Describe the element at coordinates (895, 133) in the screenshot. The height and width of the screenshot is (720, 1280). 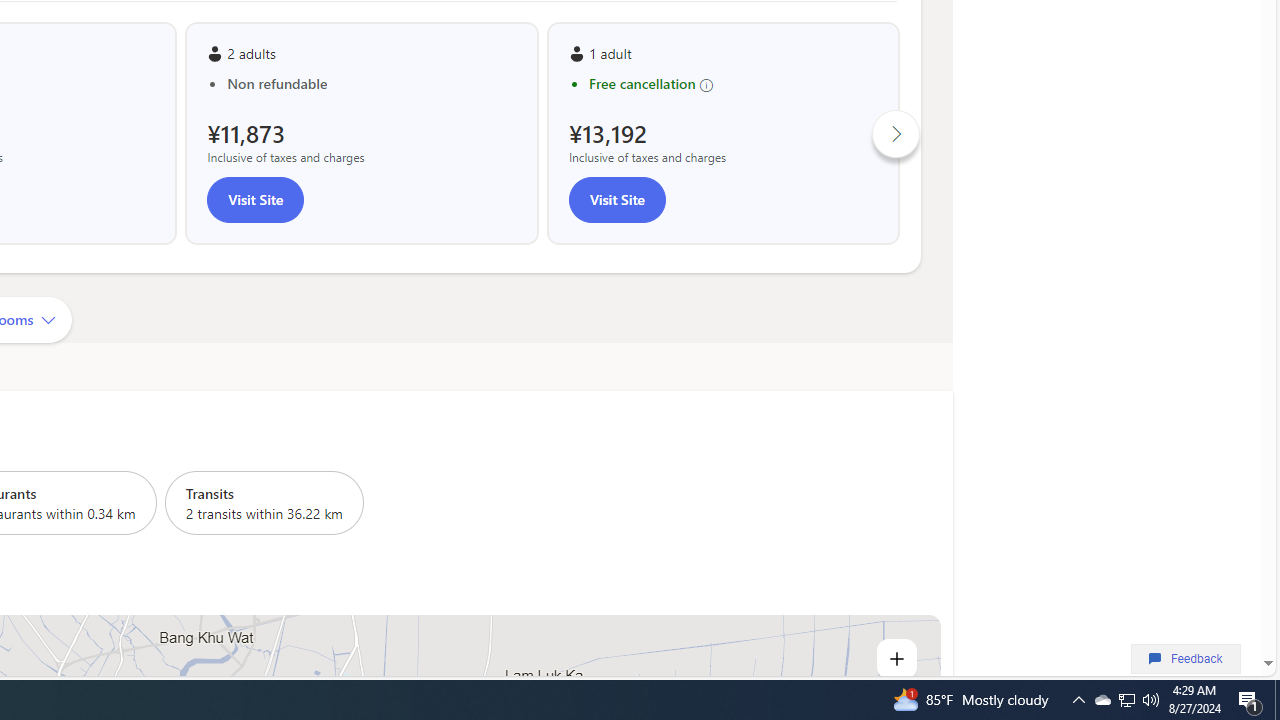
I see `'Click to scroll right'` at that location.